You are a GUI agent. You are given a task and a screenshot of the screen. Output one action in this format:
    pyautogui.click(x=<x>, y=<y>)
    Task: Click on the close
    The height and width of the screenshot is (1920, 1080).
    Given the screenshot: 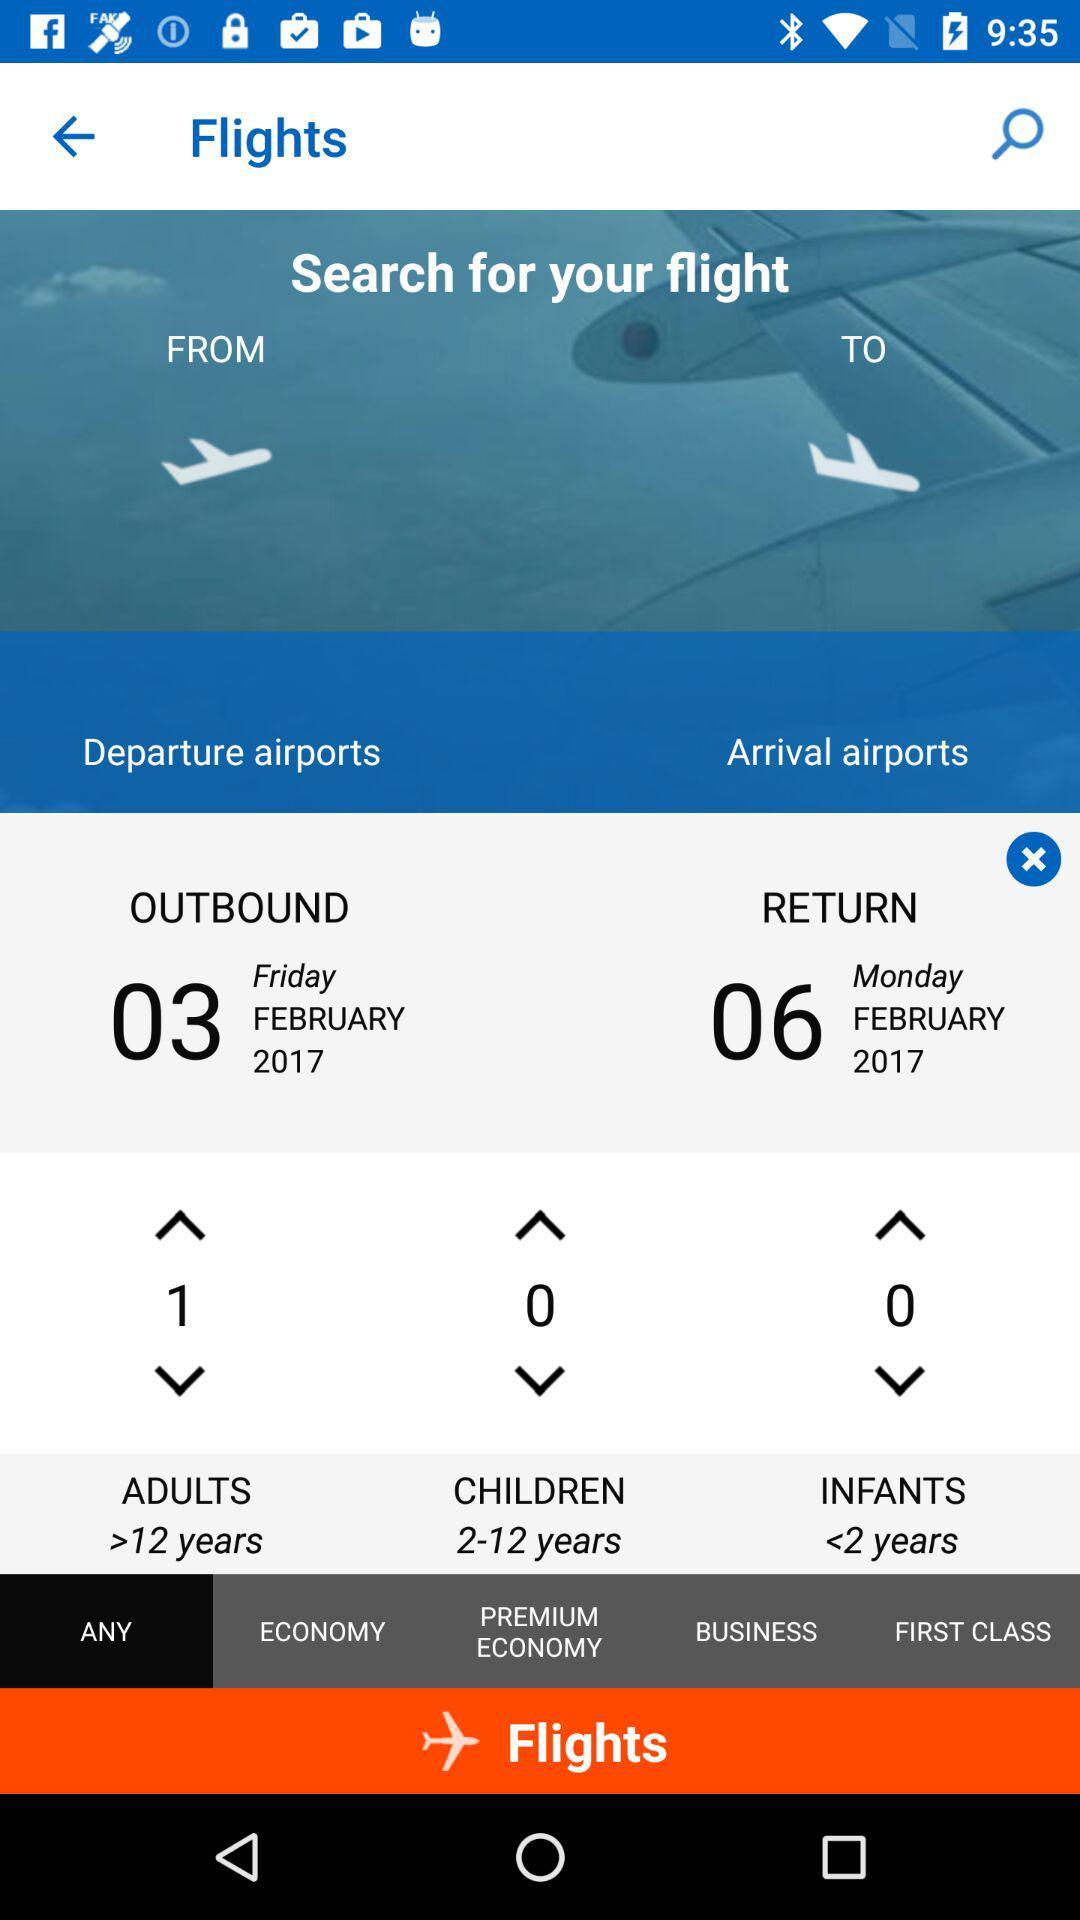 What is the action you would take?
    pyautogui.click(x=1033, y=859)
    